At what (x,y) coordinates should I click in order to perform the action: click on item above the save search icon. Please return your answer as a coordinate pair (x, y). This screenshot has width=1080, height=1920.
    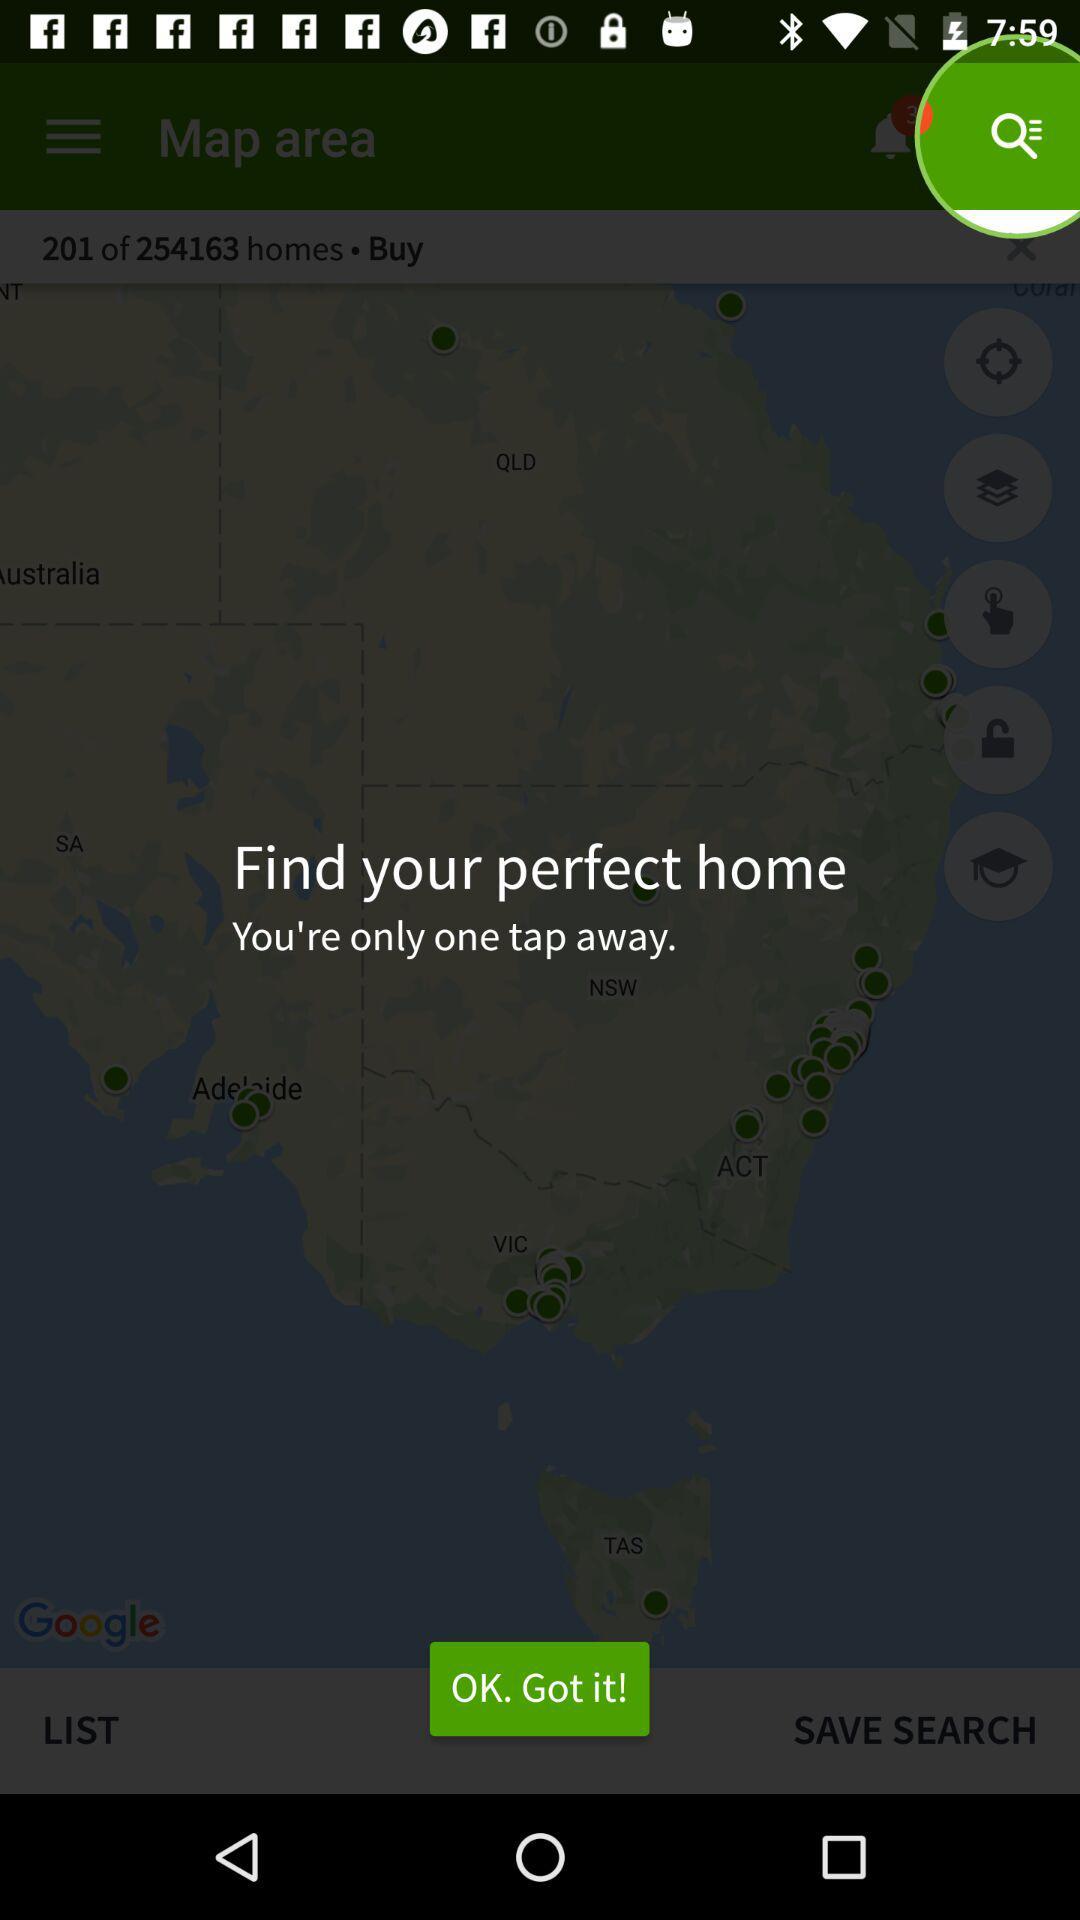
    Looking at the image, I should click on (998, 866).